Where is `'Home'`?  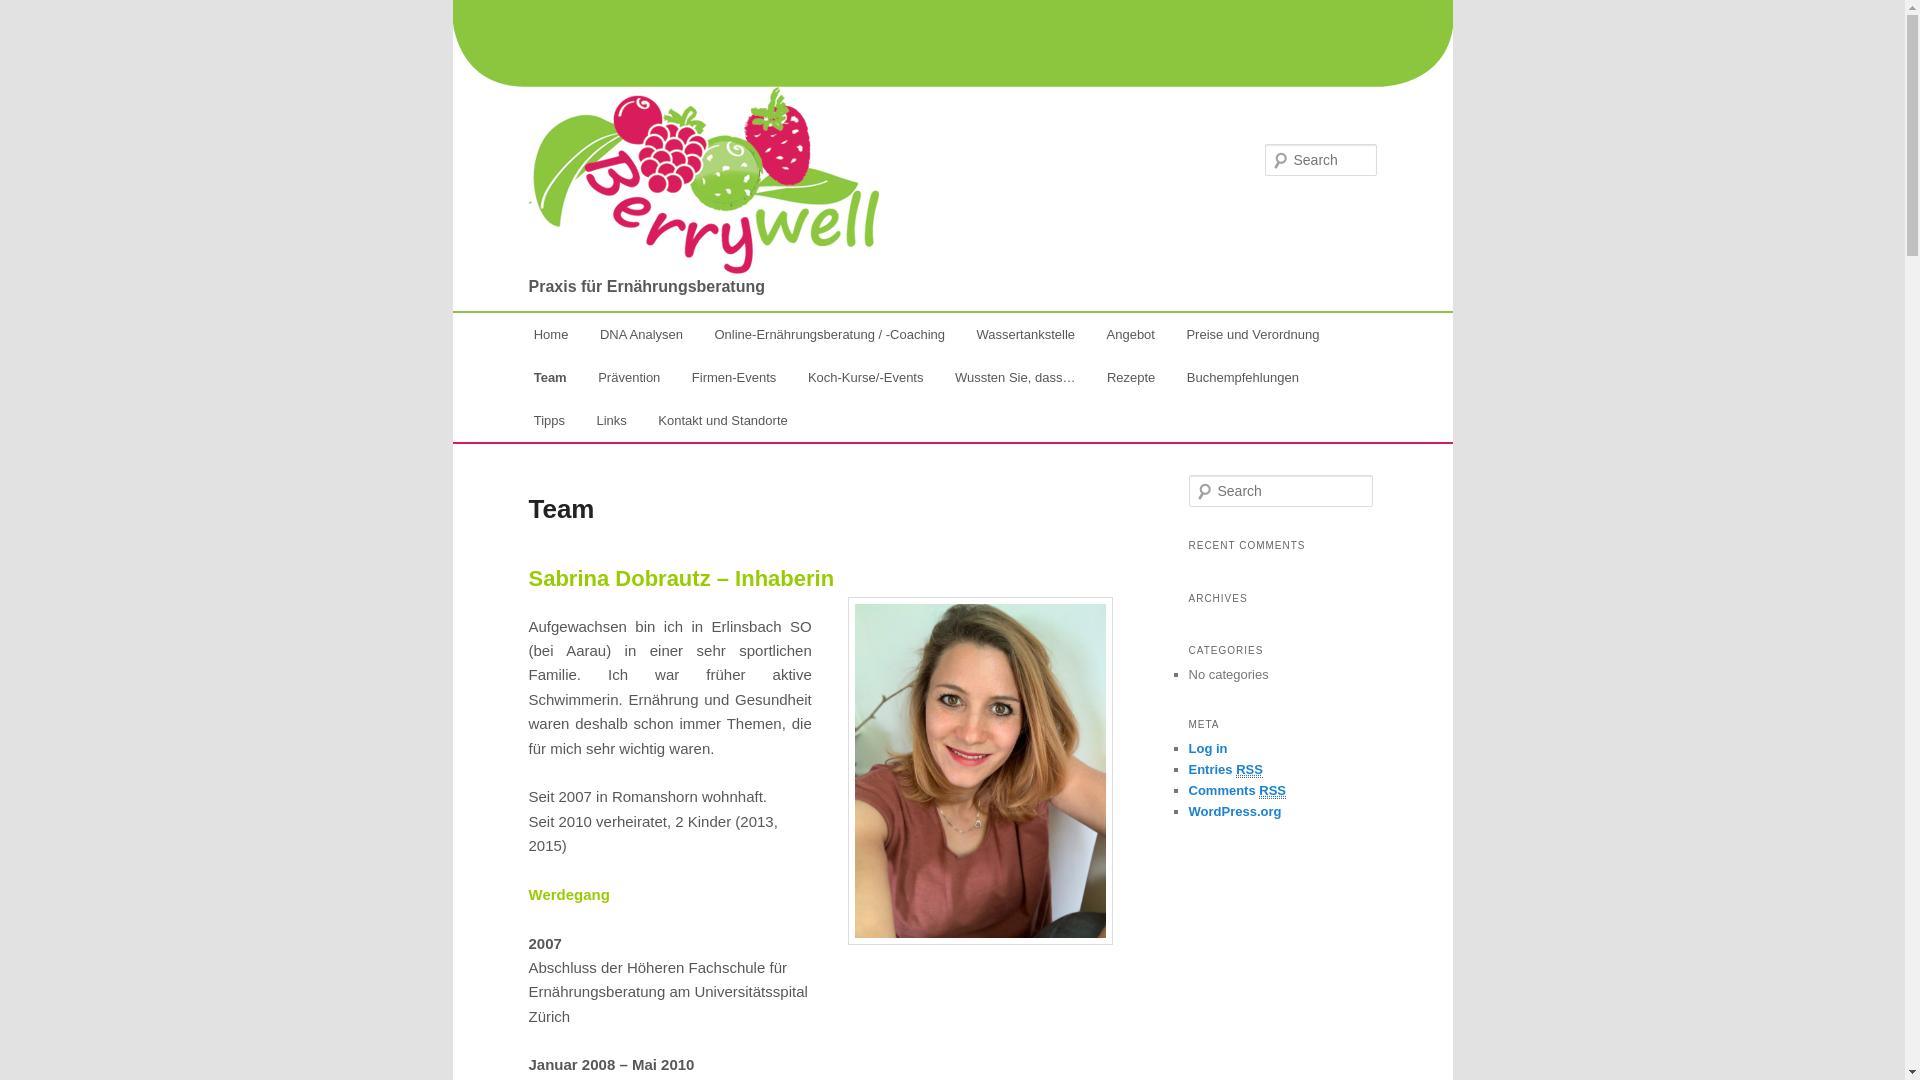
'Home' is located at coordinates (551, 332).